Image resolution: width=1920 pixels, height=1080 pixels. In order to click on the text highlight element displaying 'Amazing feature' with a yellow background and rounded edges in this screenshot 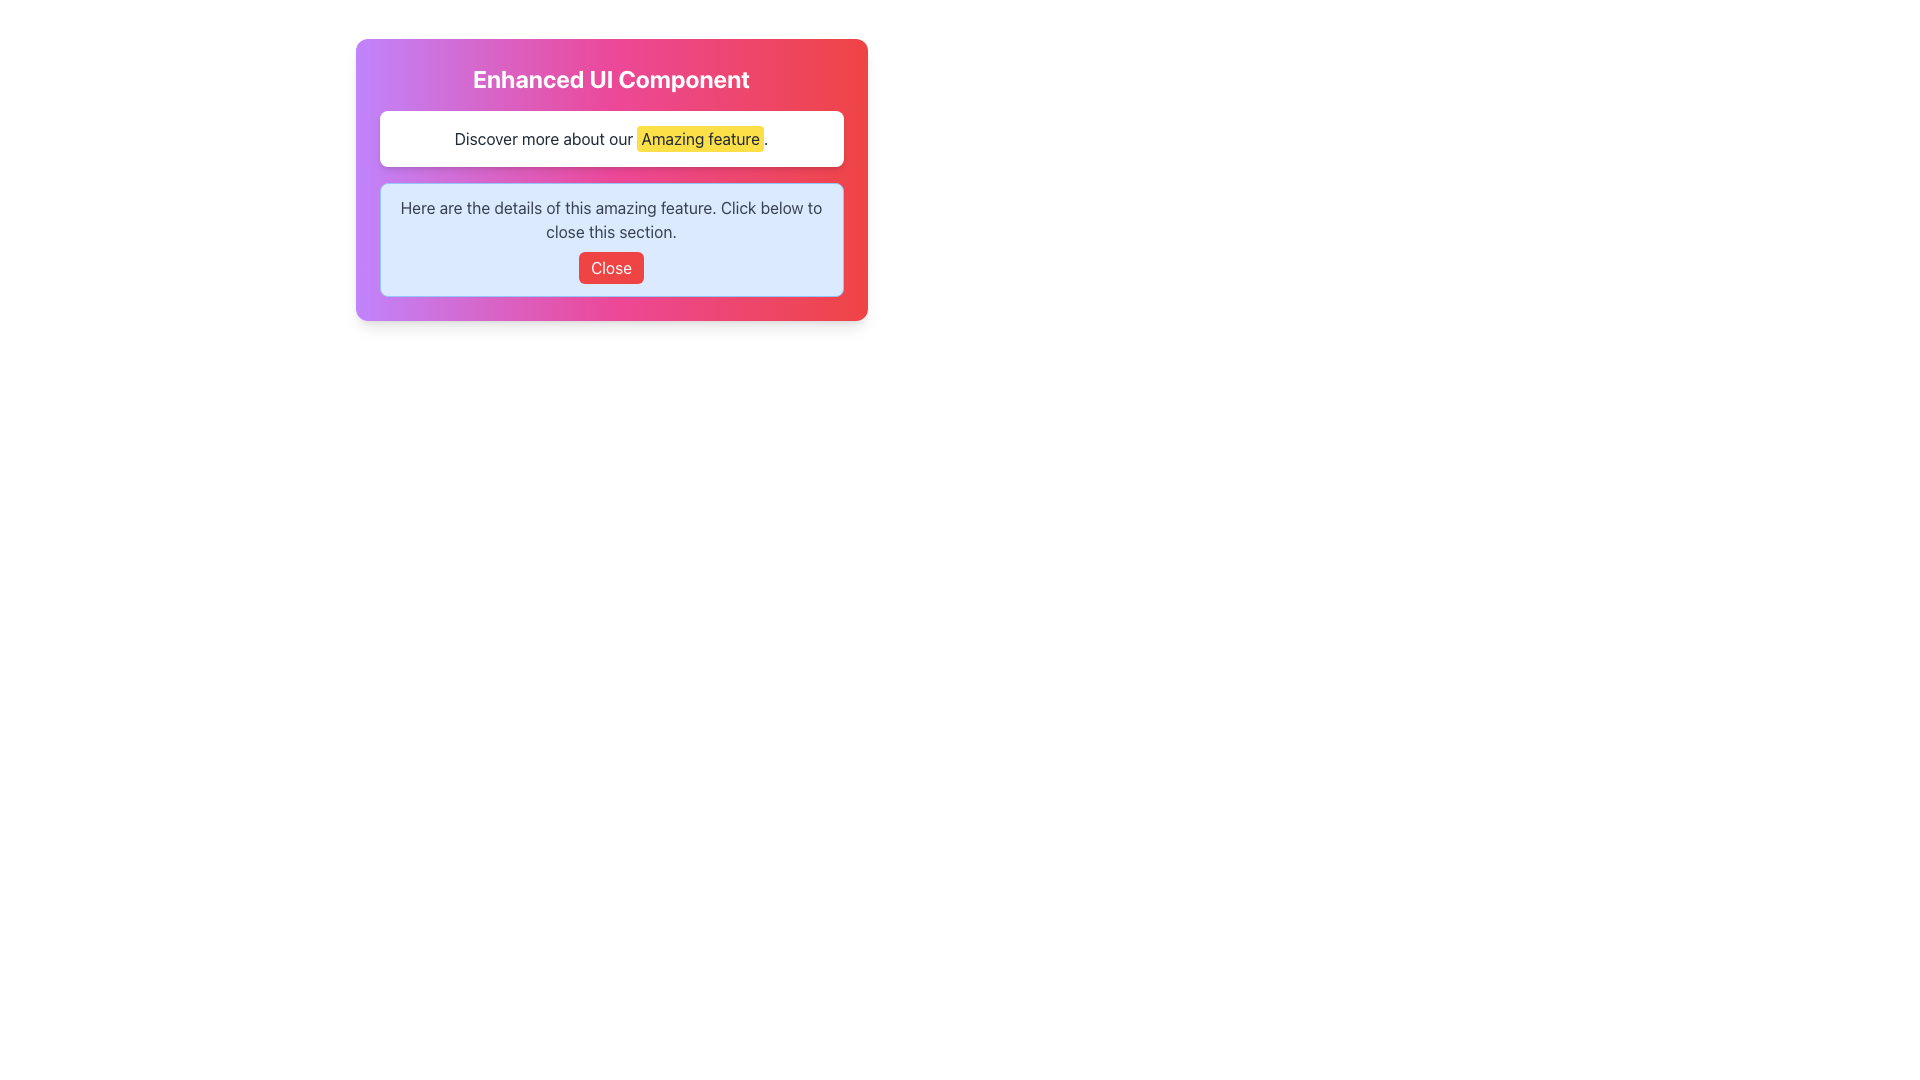, I will do `click(700, 137)`.